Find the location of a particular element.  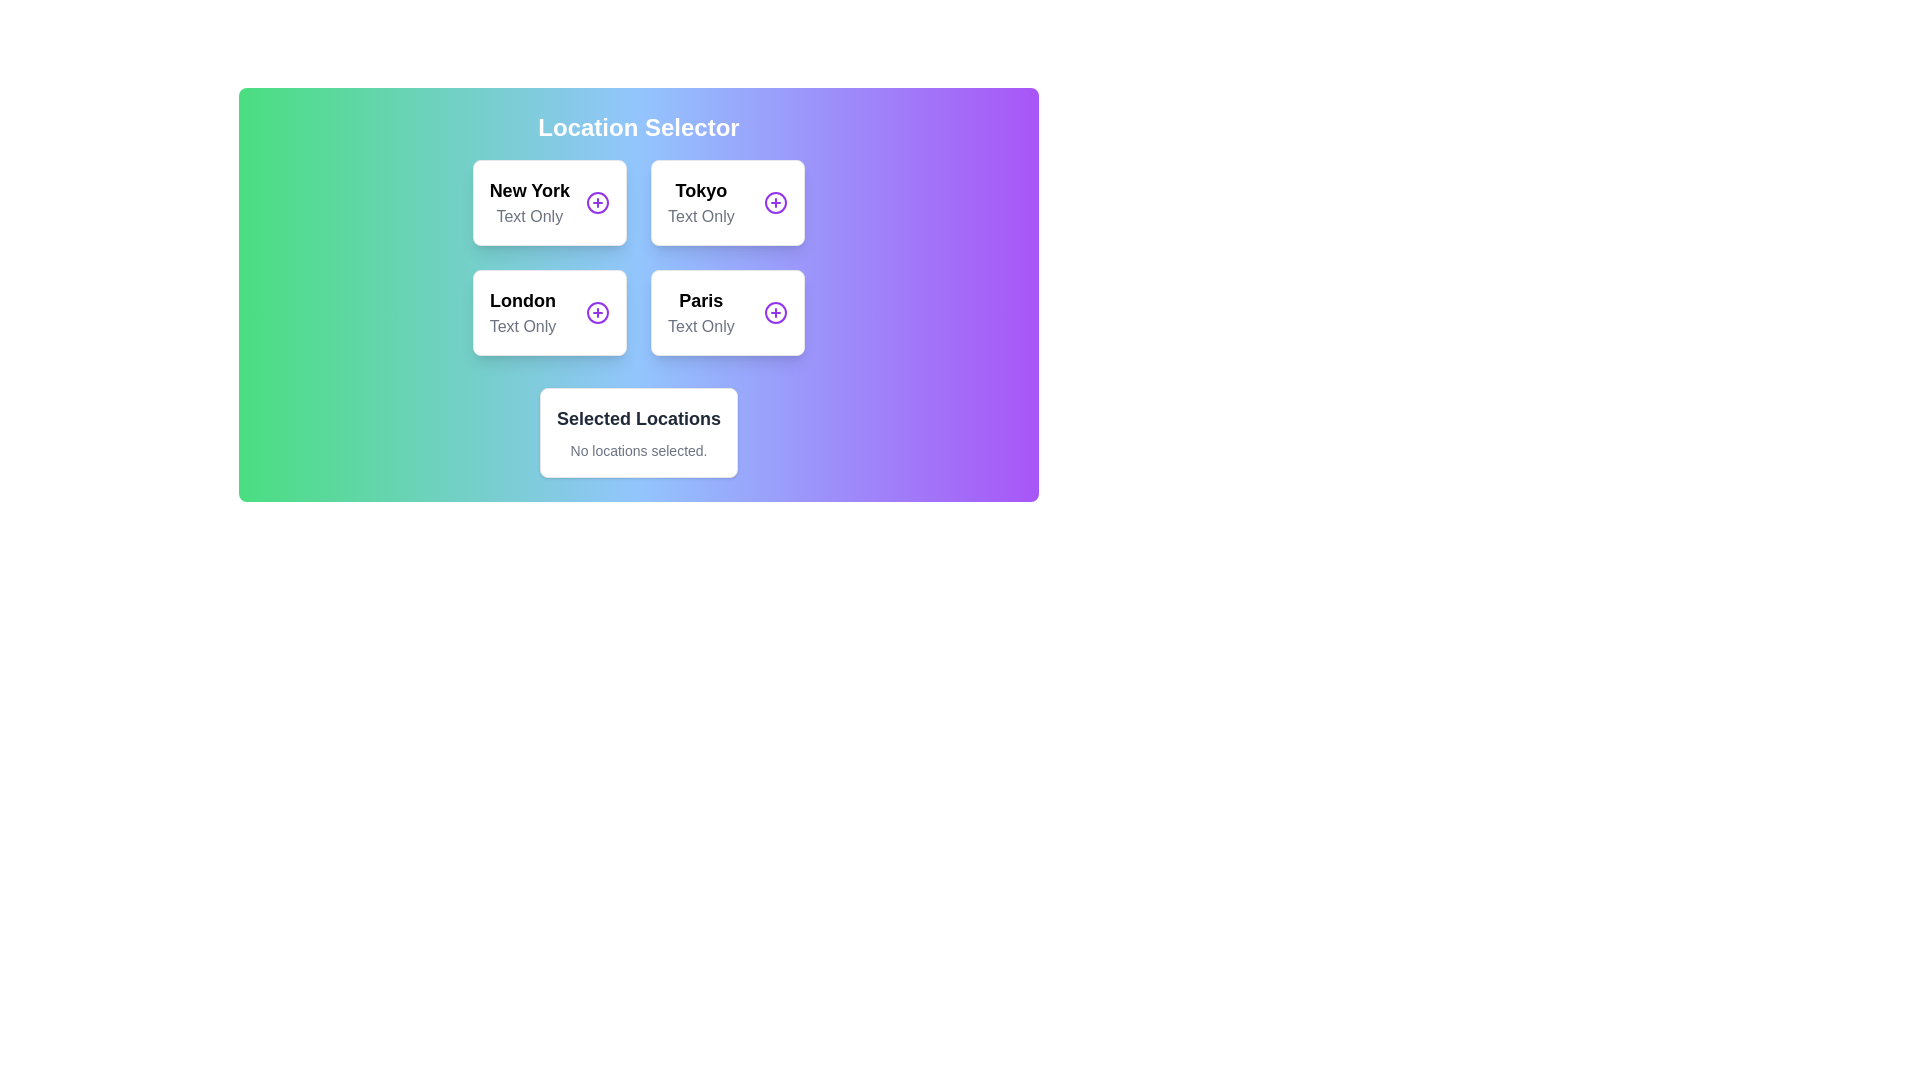

the decorative icon located in the bottom-right of the 'Paris' card in the grid of city options is located at coordinates (775, 312).